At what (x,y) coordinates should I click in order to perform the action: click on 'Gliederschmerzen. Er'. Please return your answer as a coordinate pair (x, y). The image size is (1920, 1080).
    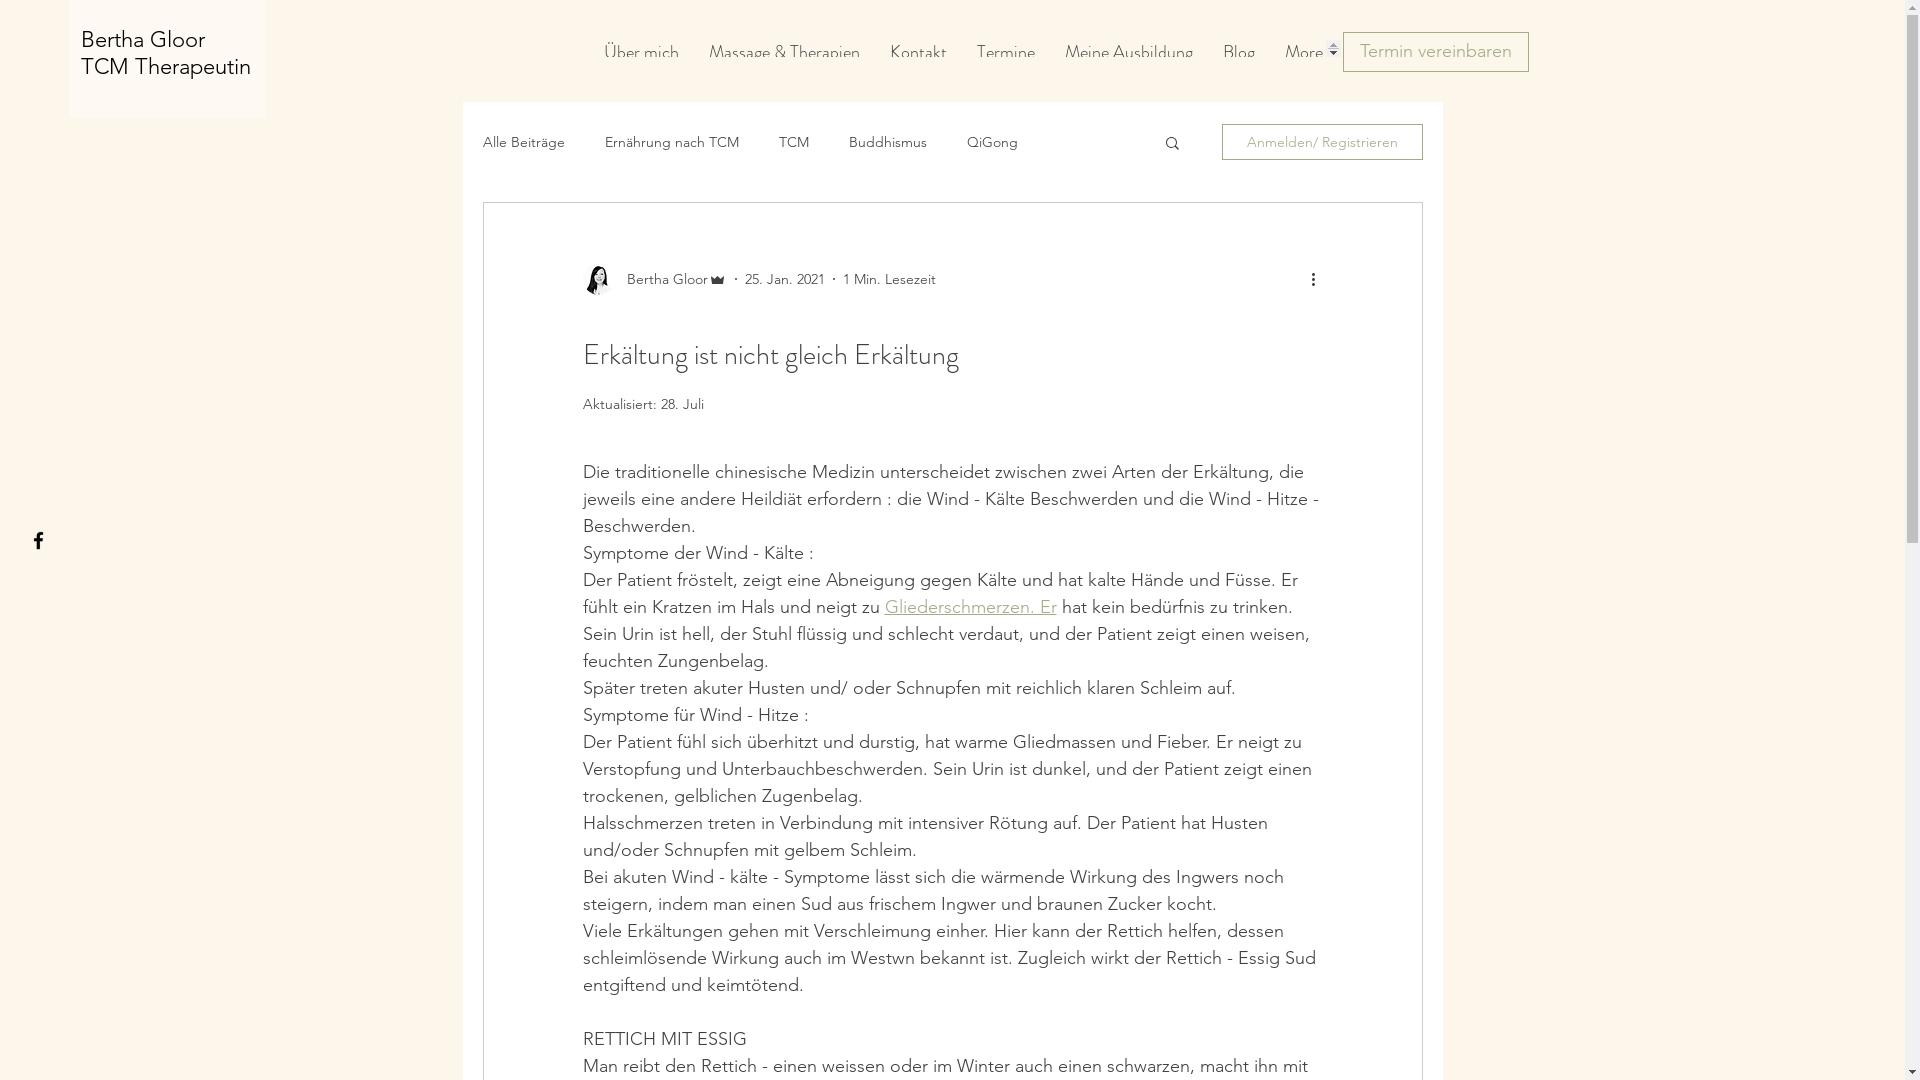
    Looking at the image, I should click on (882, 605).